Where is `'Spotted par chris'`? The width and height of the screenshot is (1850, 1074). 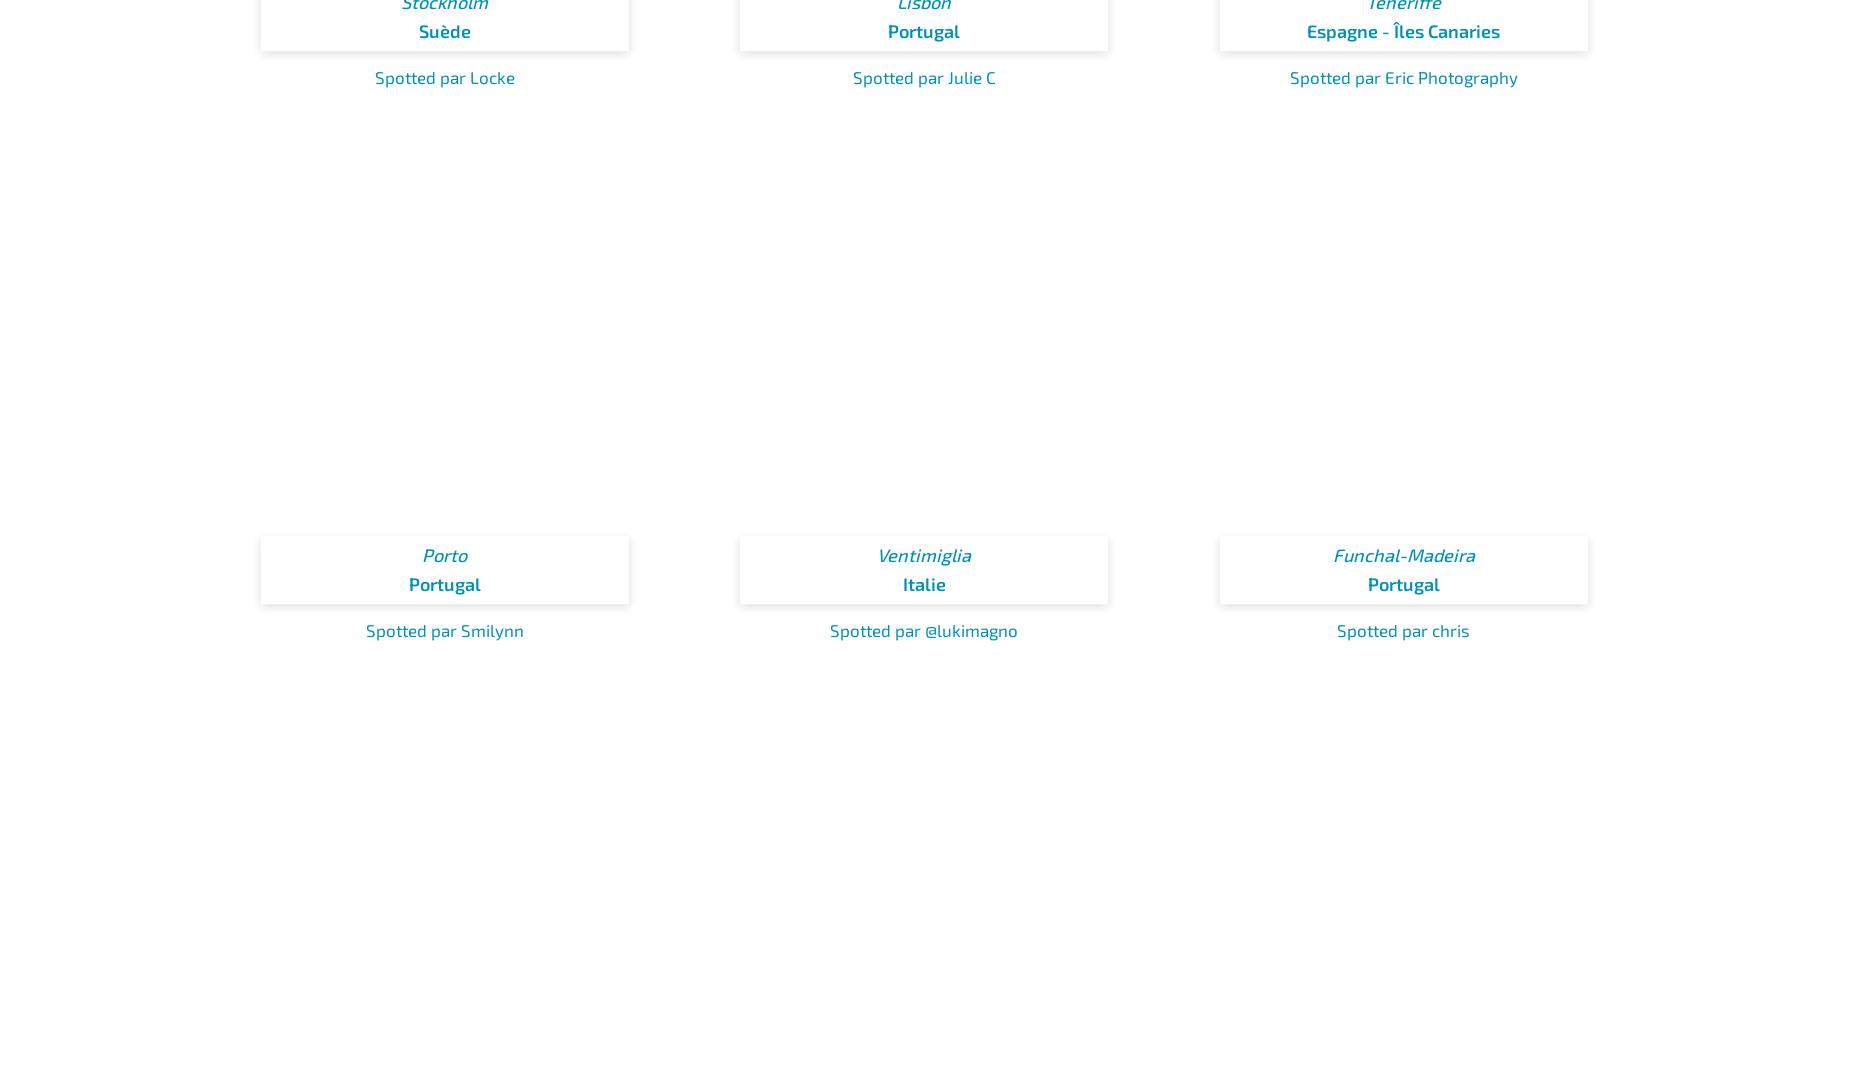 'Spotted par chris' is located at coordinates (1403, 629).